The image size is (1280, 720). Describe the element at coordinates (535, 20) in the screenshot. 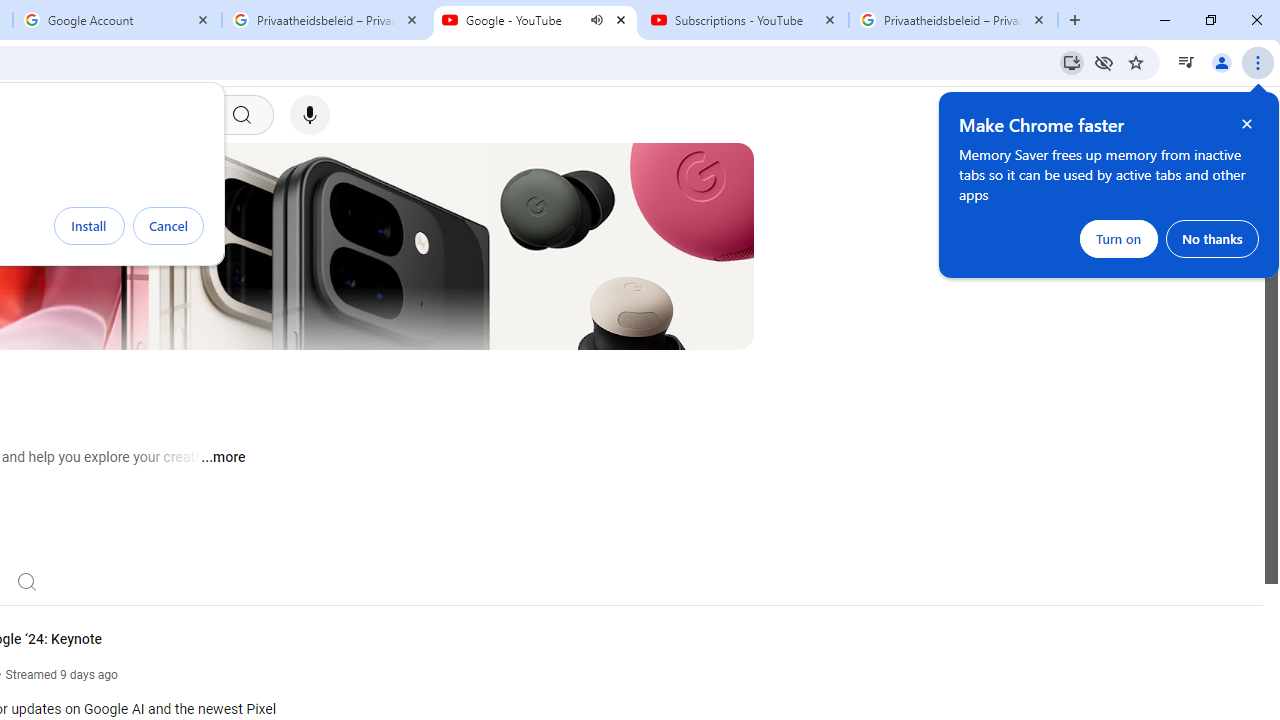

I see `'Google - YouTube - Audio playing'` at that location.